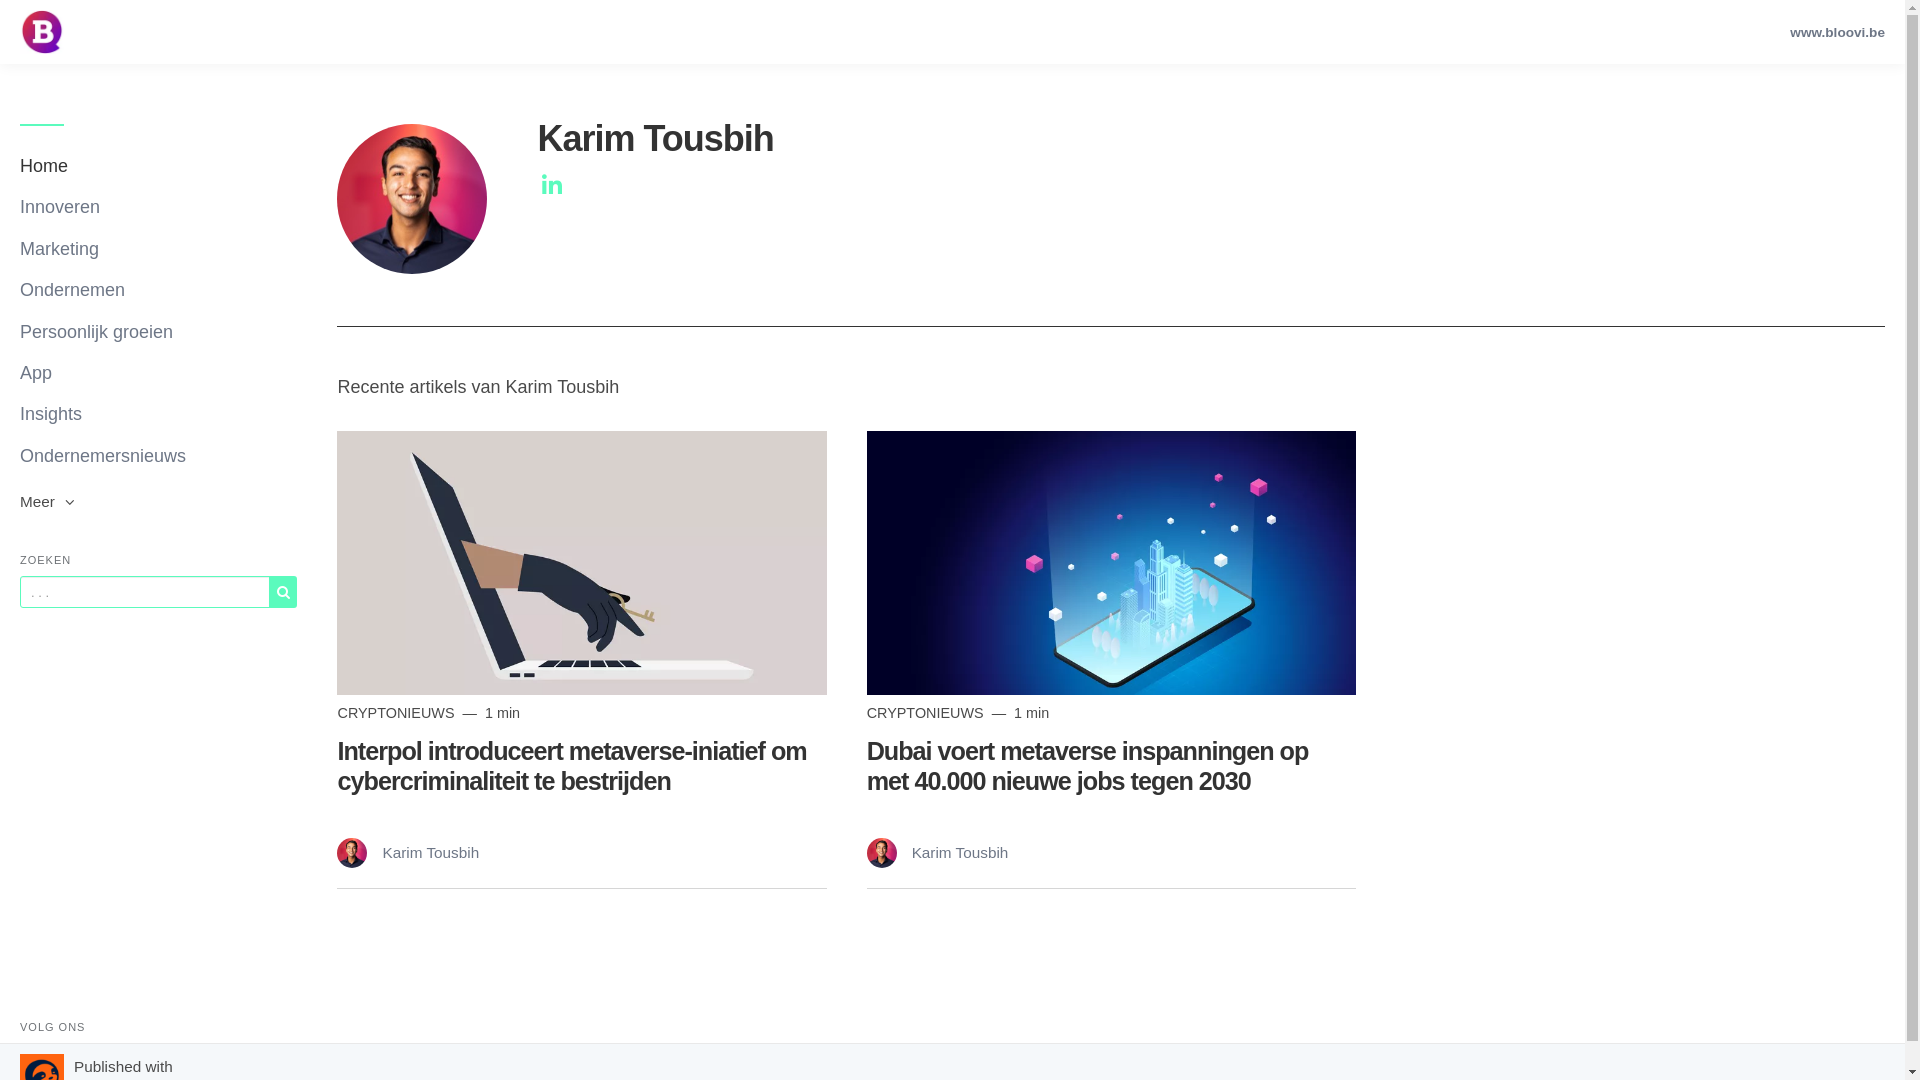 This screenshot has width=1920, height=1080. What do you see at coordinates (157, 331) in the screenshot?
I see `'Persoonlijk groeien'` at bounding box center [157, 331].